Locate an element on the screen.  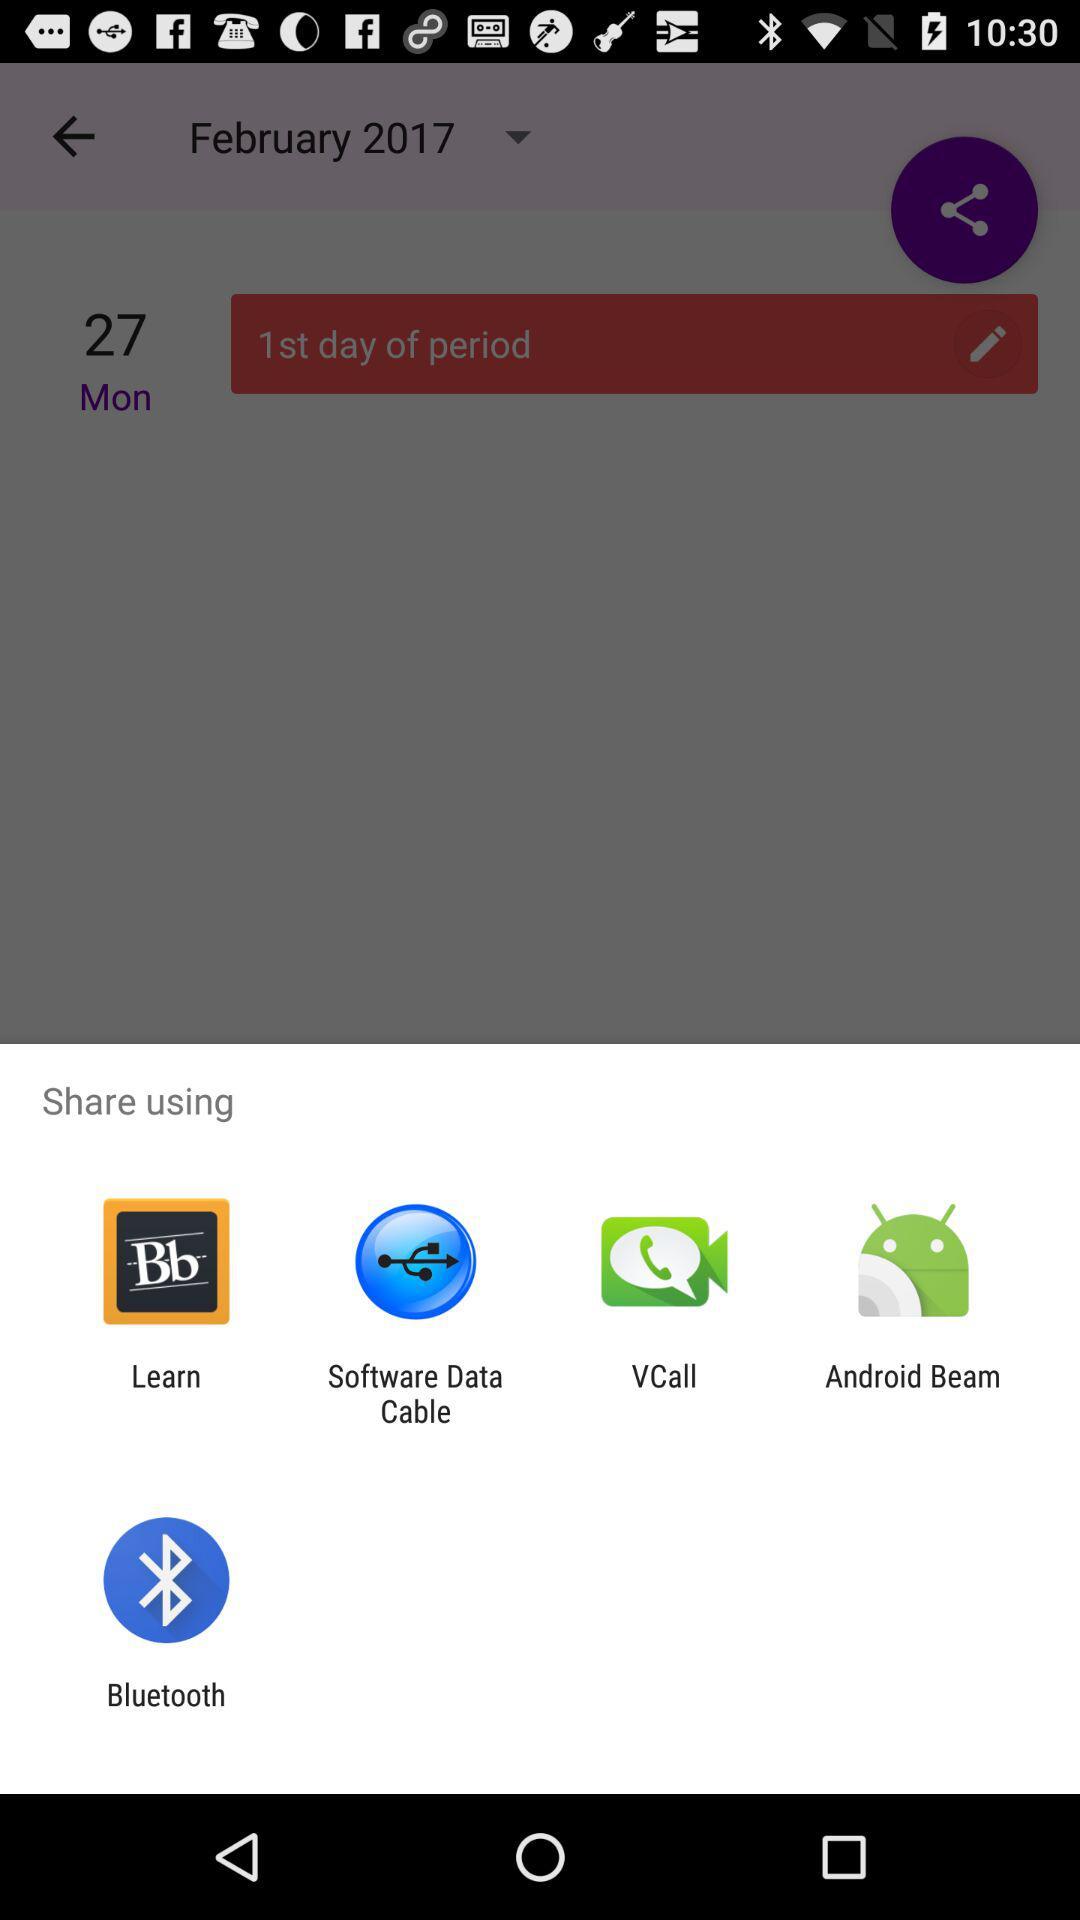
the software data cable app is located at coordinates (414, 1392).